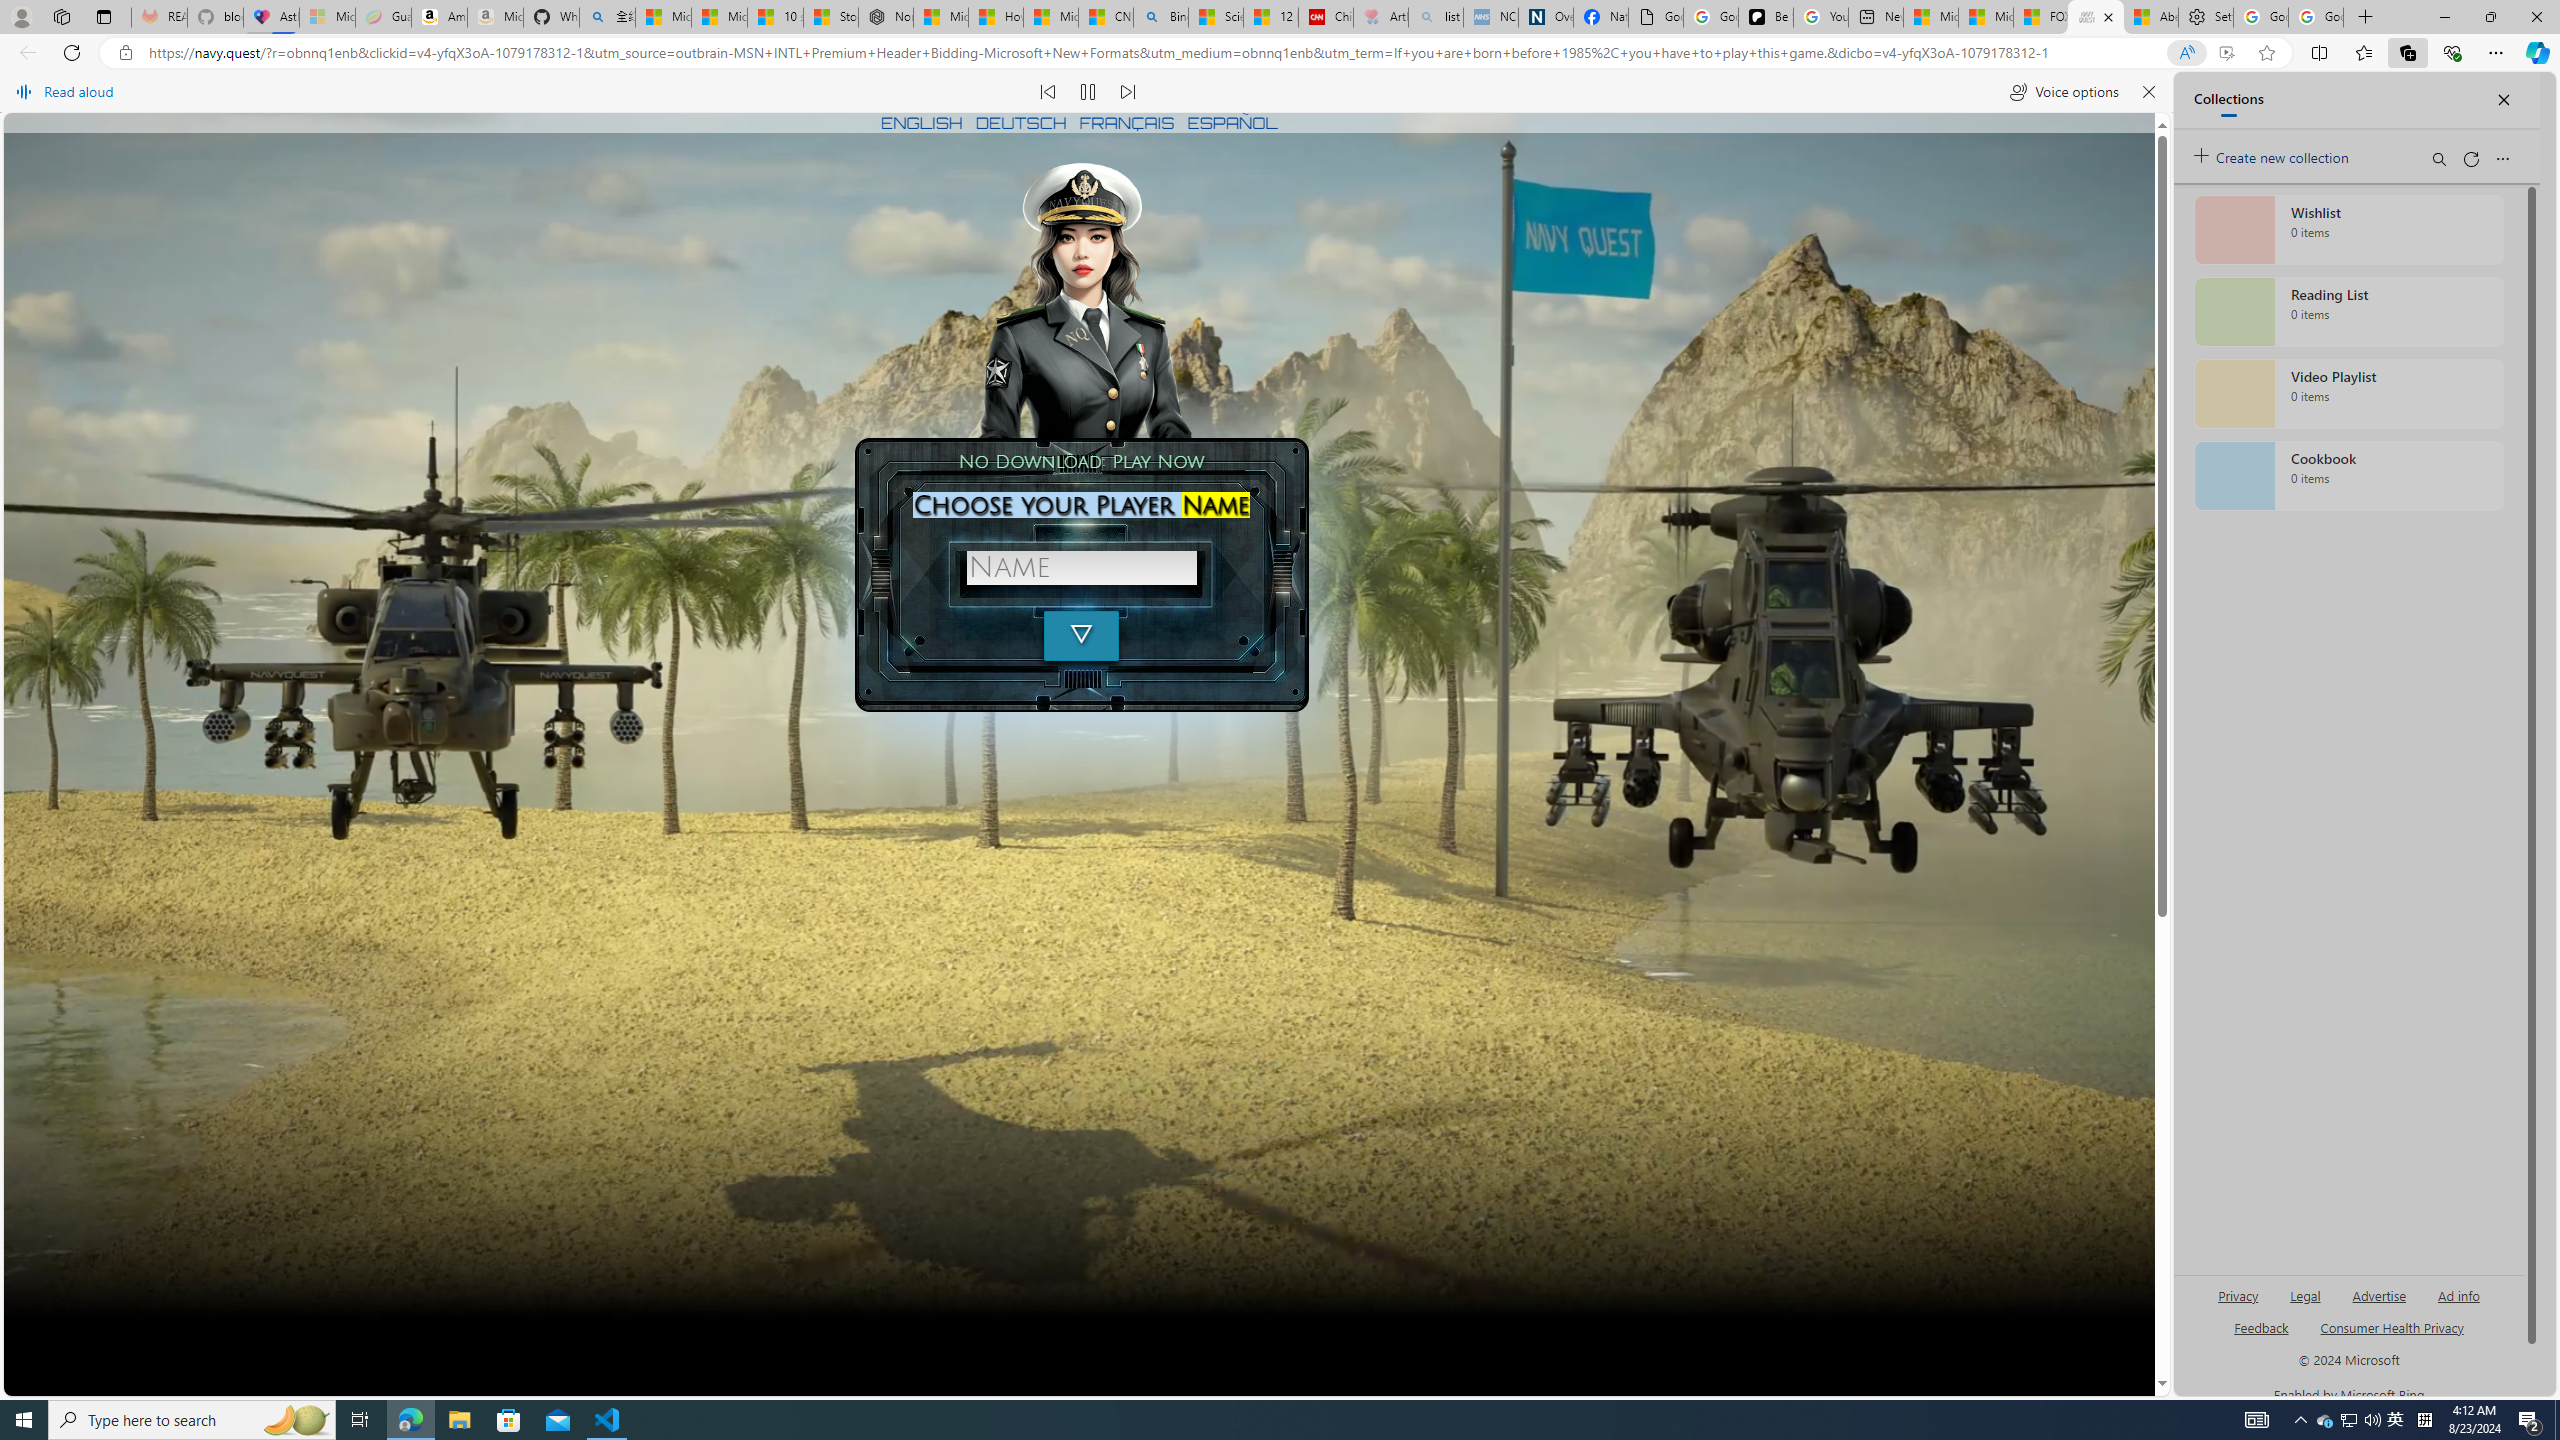 This screenshot has width=2560, height=1440. What do you see at coordinates (1215, 16) in the screenshot?
I see `'Science - MSN'` at bounding box center [1215, 16].